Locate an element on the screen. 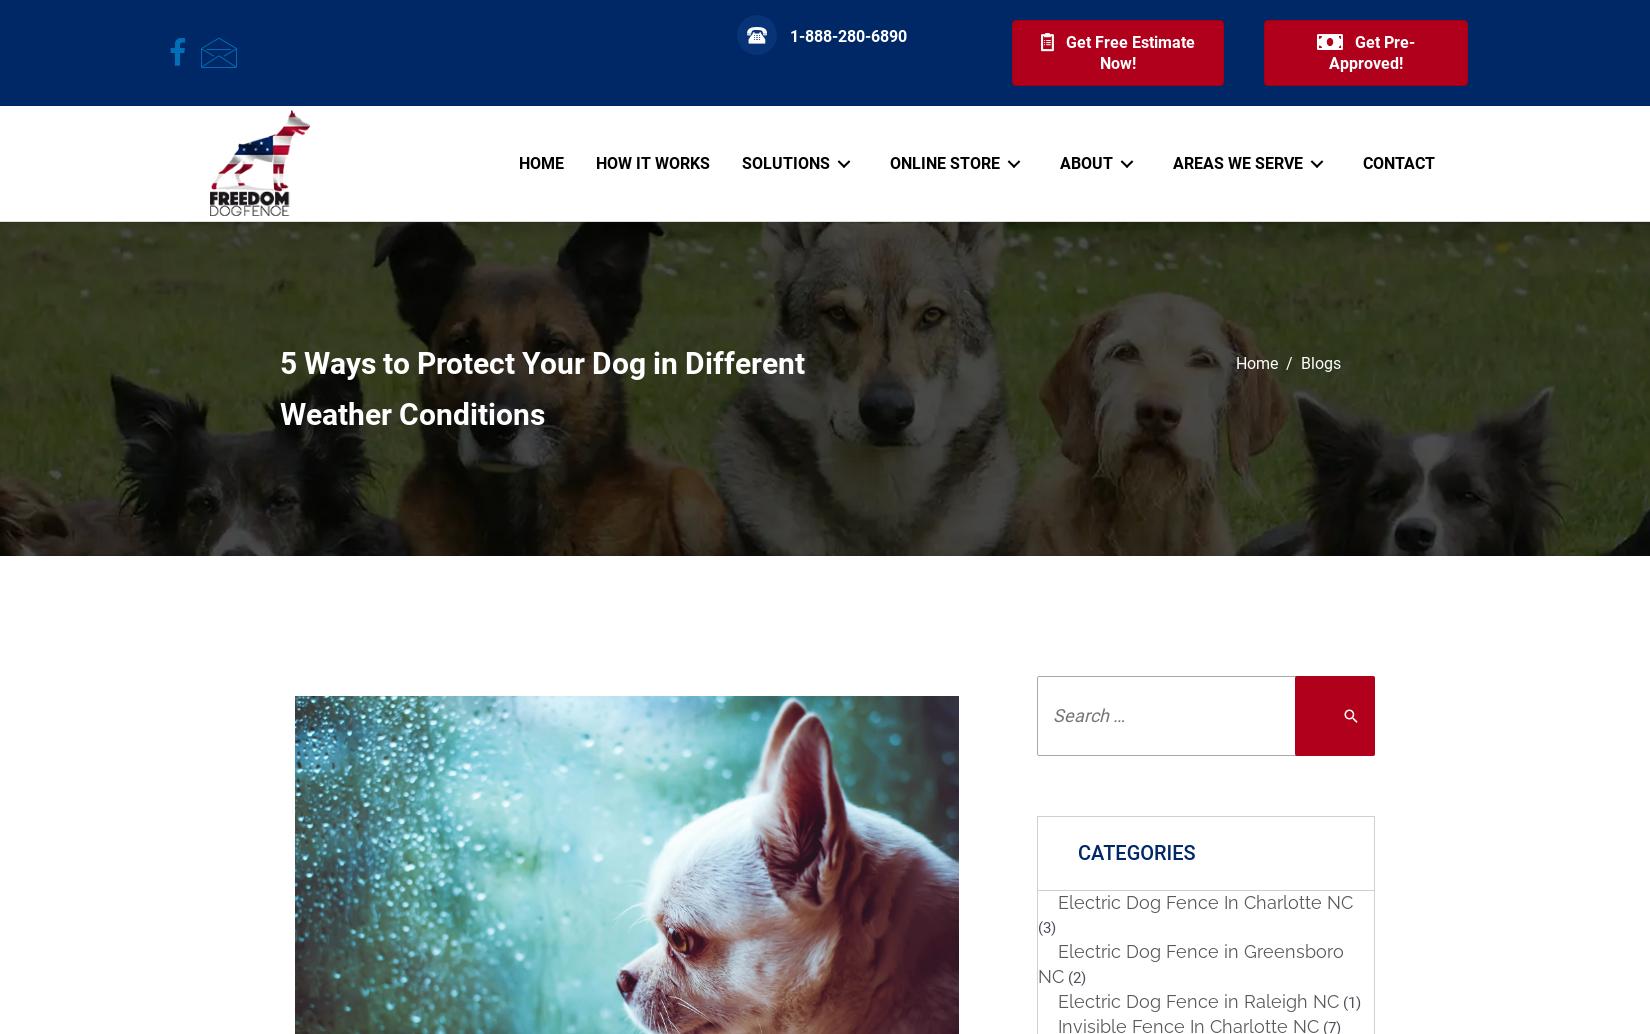 This screenshot has height=1034, width=1650. '5 Ways to Protect Your Dog in Different Weather Conditions' is located at coordinates (541, 386).